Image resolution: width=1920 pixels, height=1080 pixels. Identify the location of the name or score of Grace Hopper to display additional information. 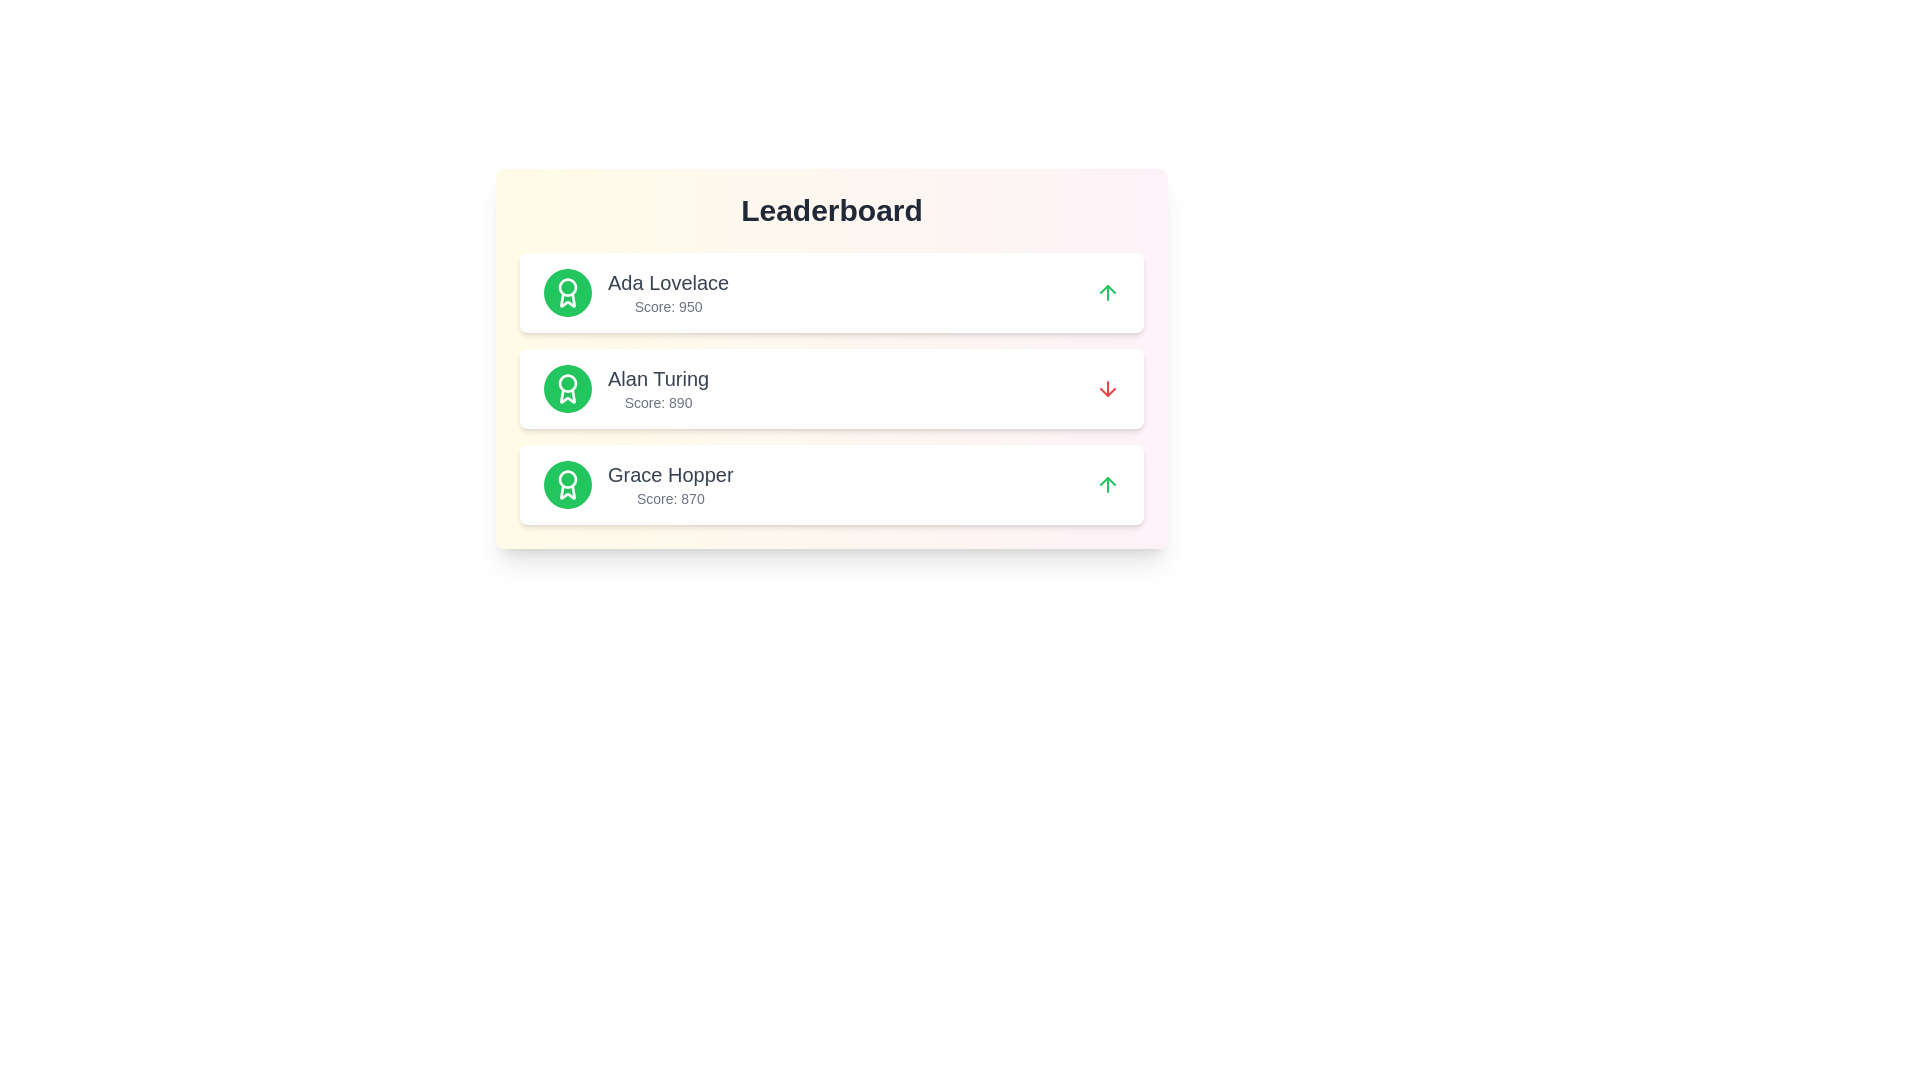
(670, 474).